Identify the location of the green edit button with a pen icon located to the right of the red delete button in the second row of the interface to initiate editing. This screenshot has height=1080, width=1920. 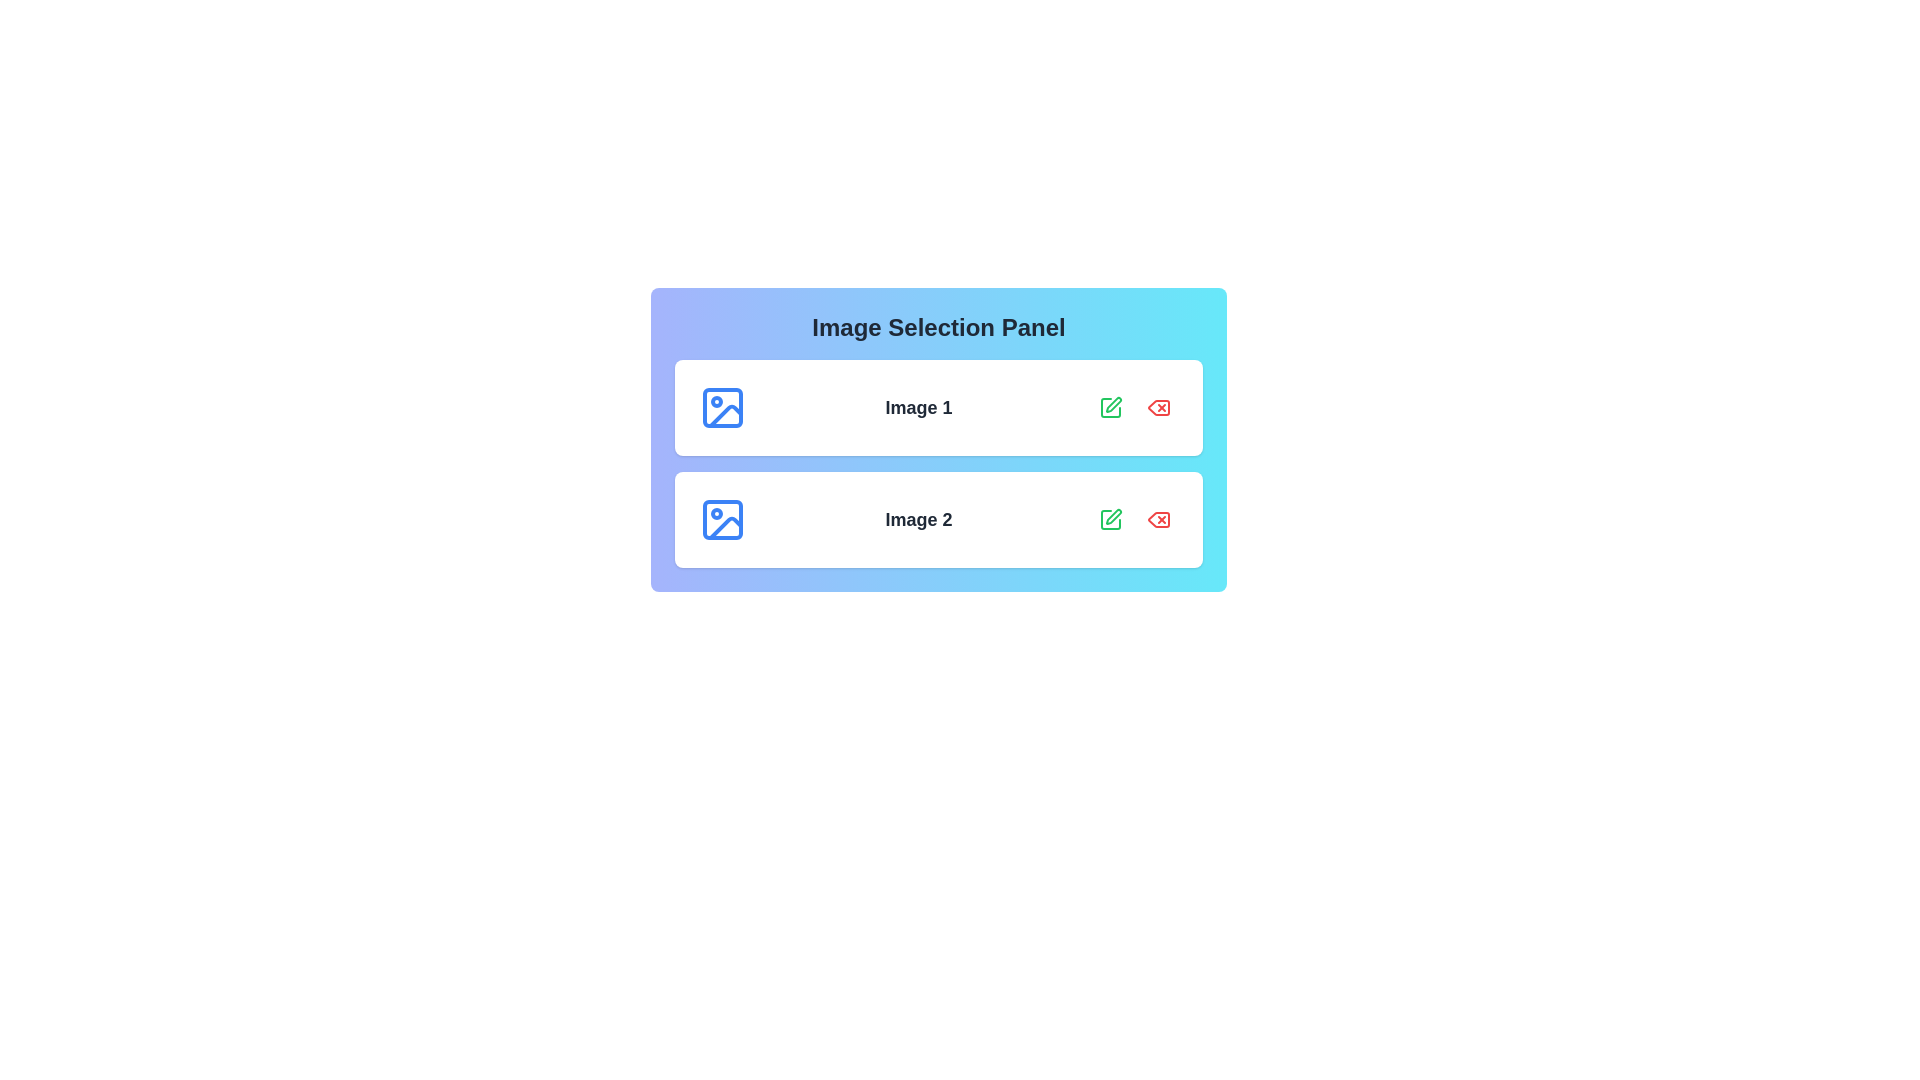
(1109, 519).